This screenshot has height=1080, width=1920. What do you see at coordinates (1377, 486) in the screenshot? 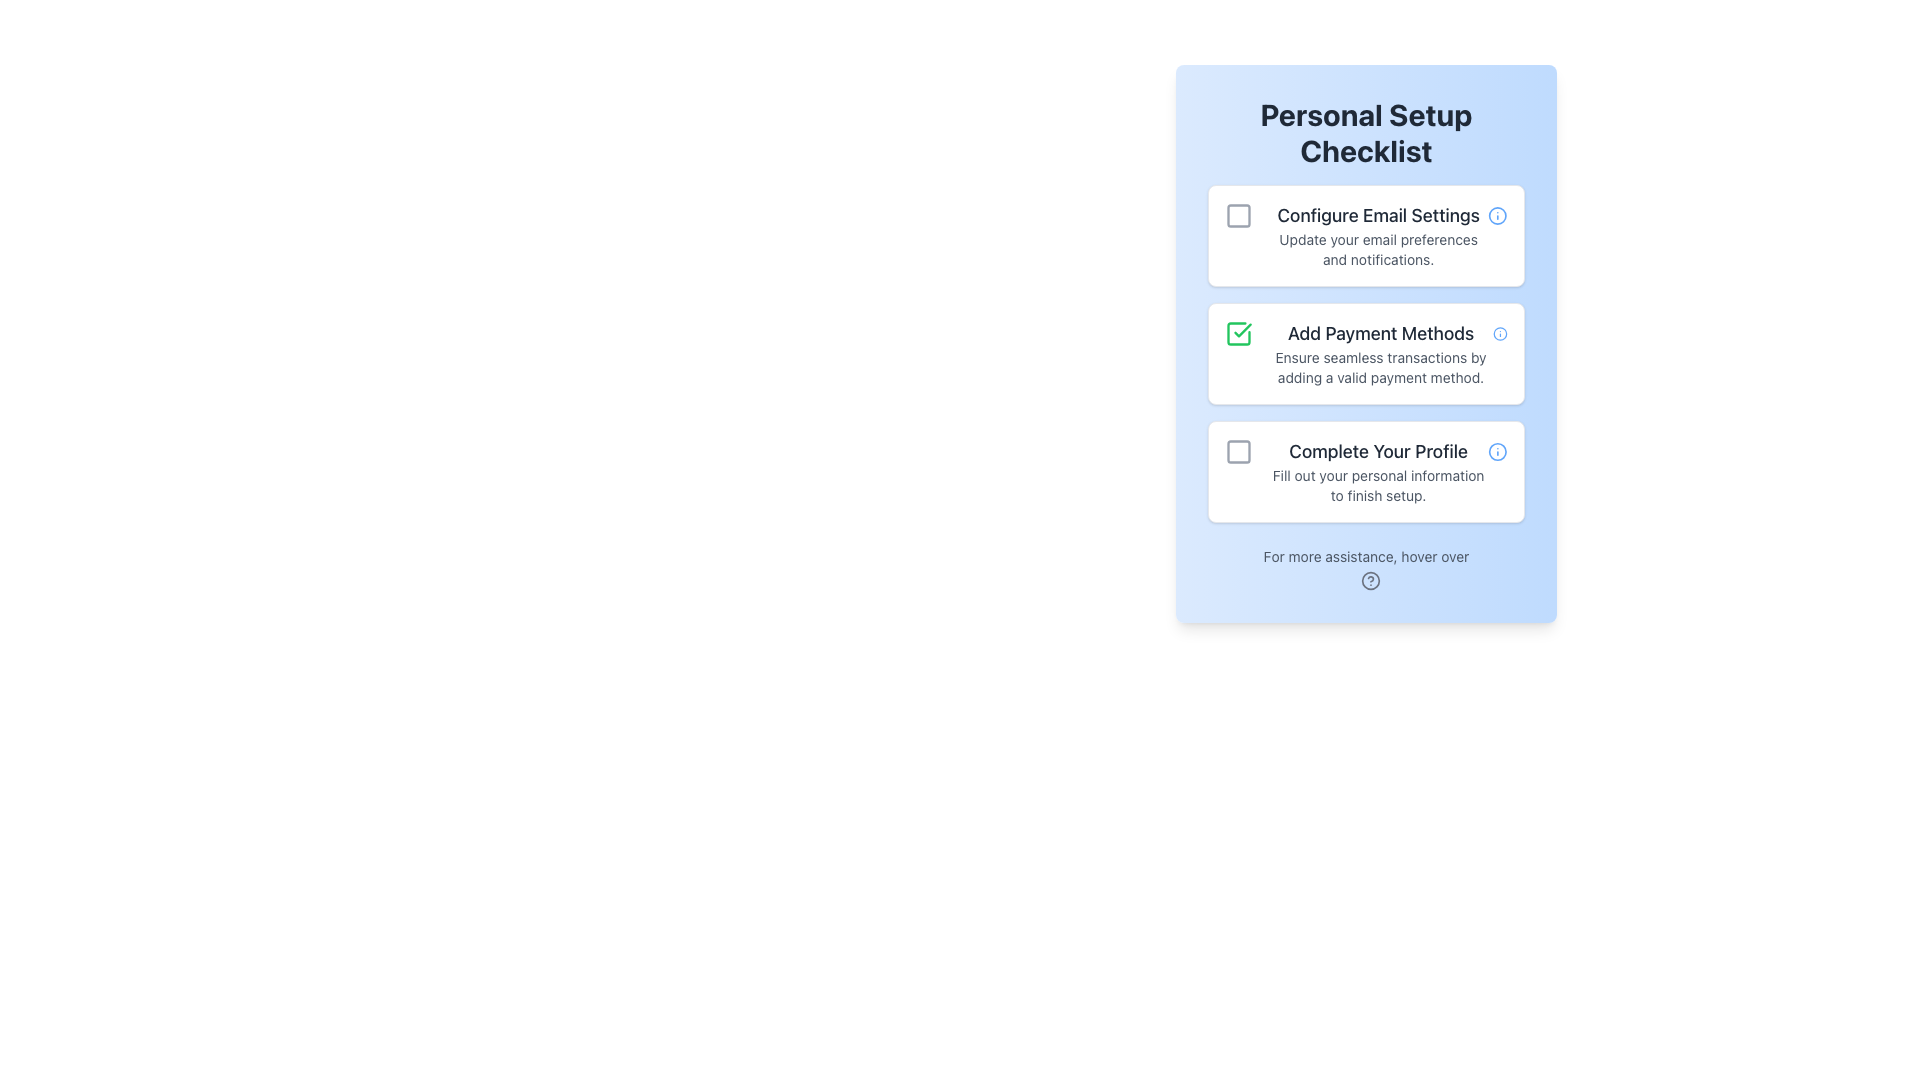
I see `the text element displaying 'Fill out your personal information to finish setup.' which is located under the heading 'Complete Your Profile.'` at bounding box center [1377, 486].